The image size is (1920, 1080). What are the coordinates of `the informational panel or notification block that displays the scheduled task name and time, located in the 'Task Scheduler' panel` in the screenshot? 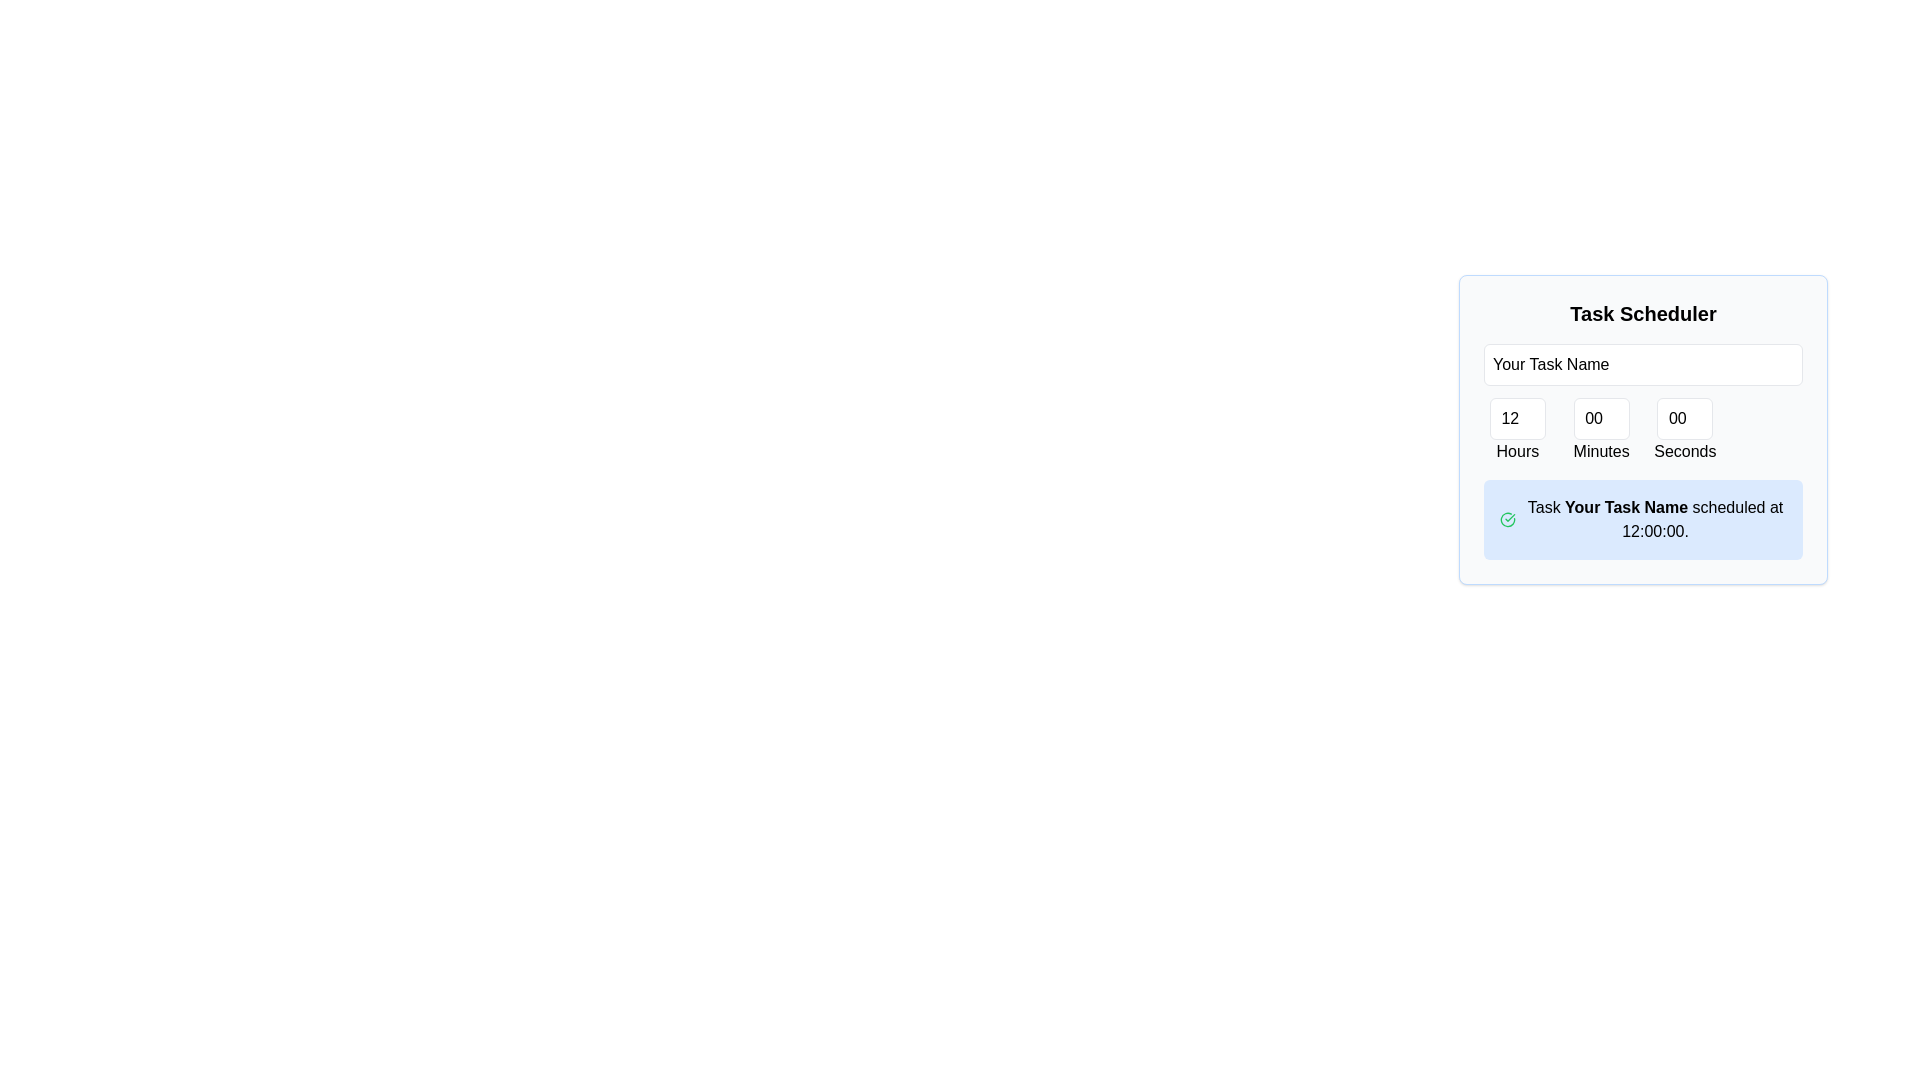 It's located at (1643, 519).